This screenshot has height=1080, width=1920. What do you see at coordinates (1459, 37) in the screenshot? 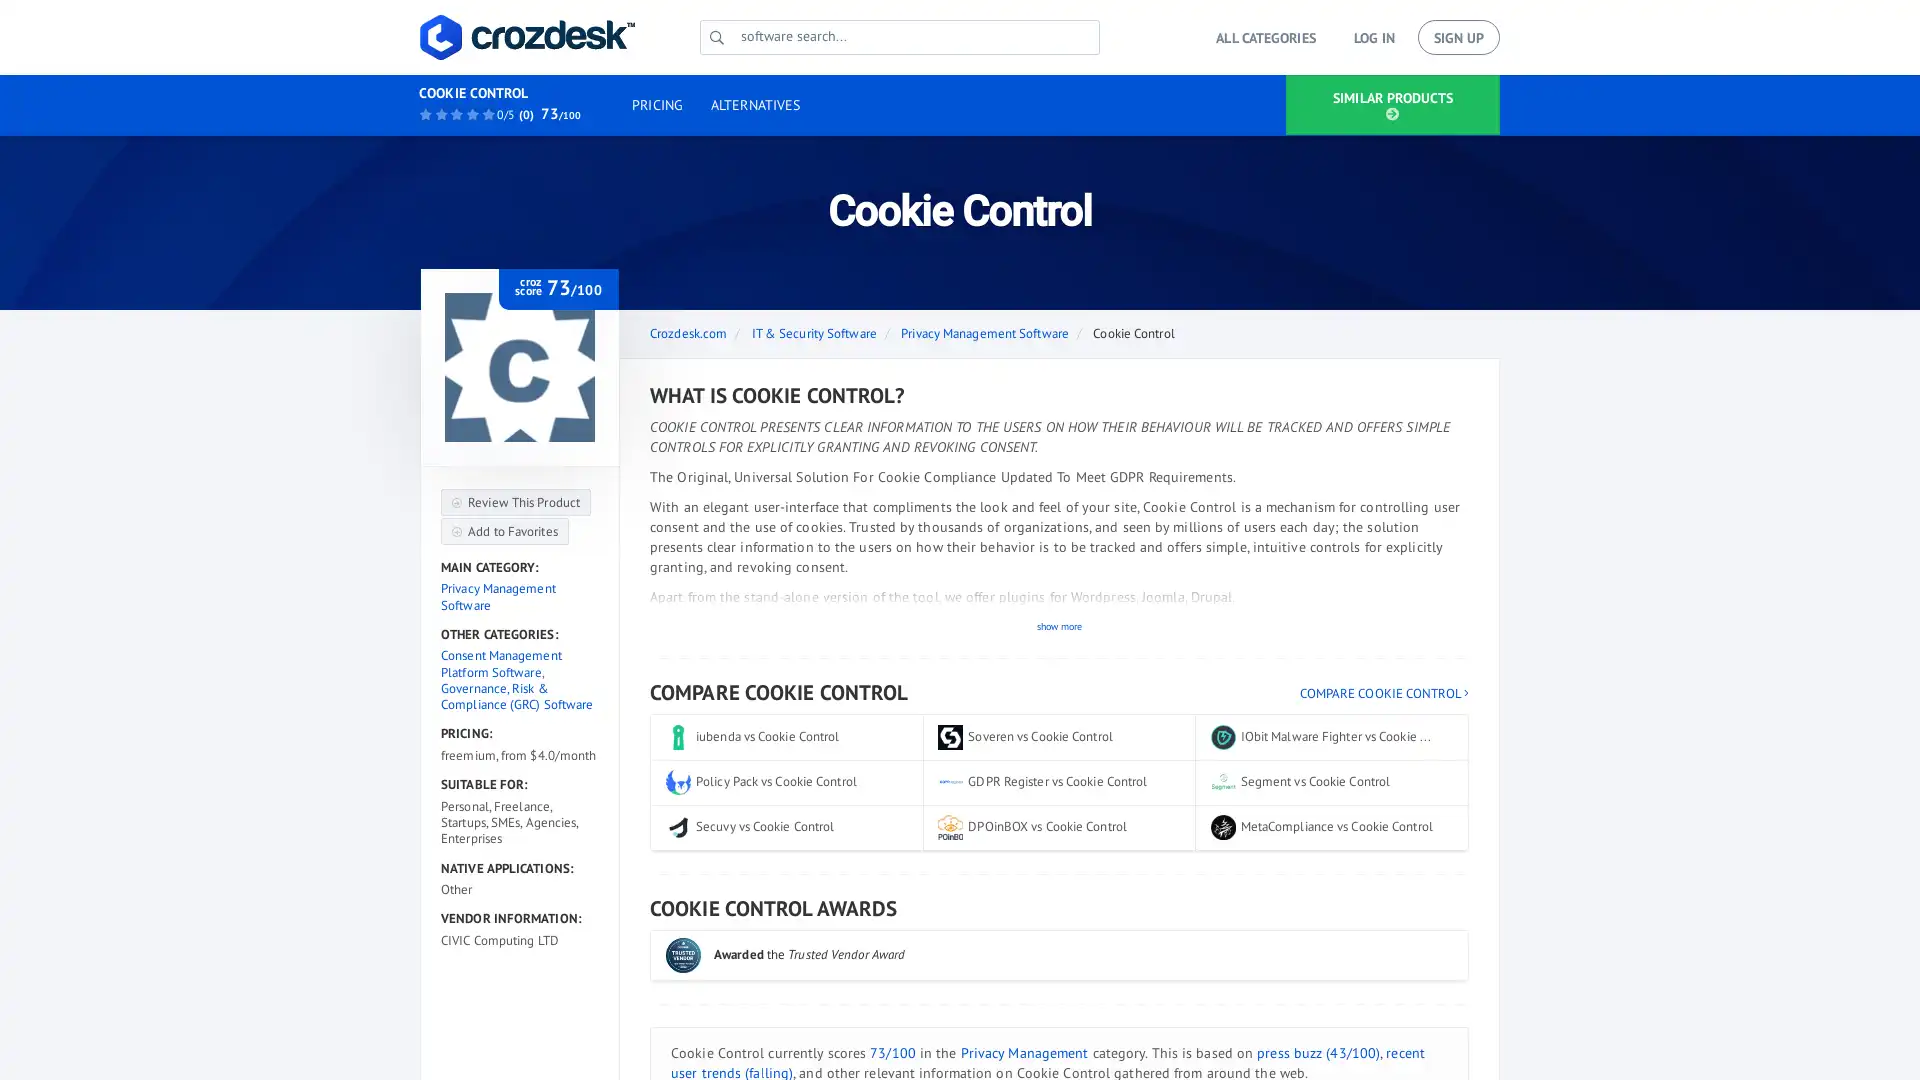
I see `SIGN UP` at bounding box center [1459, 37].